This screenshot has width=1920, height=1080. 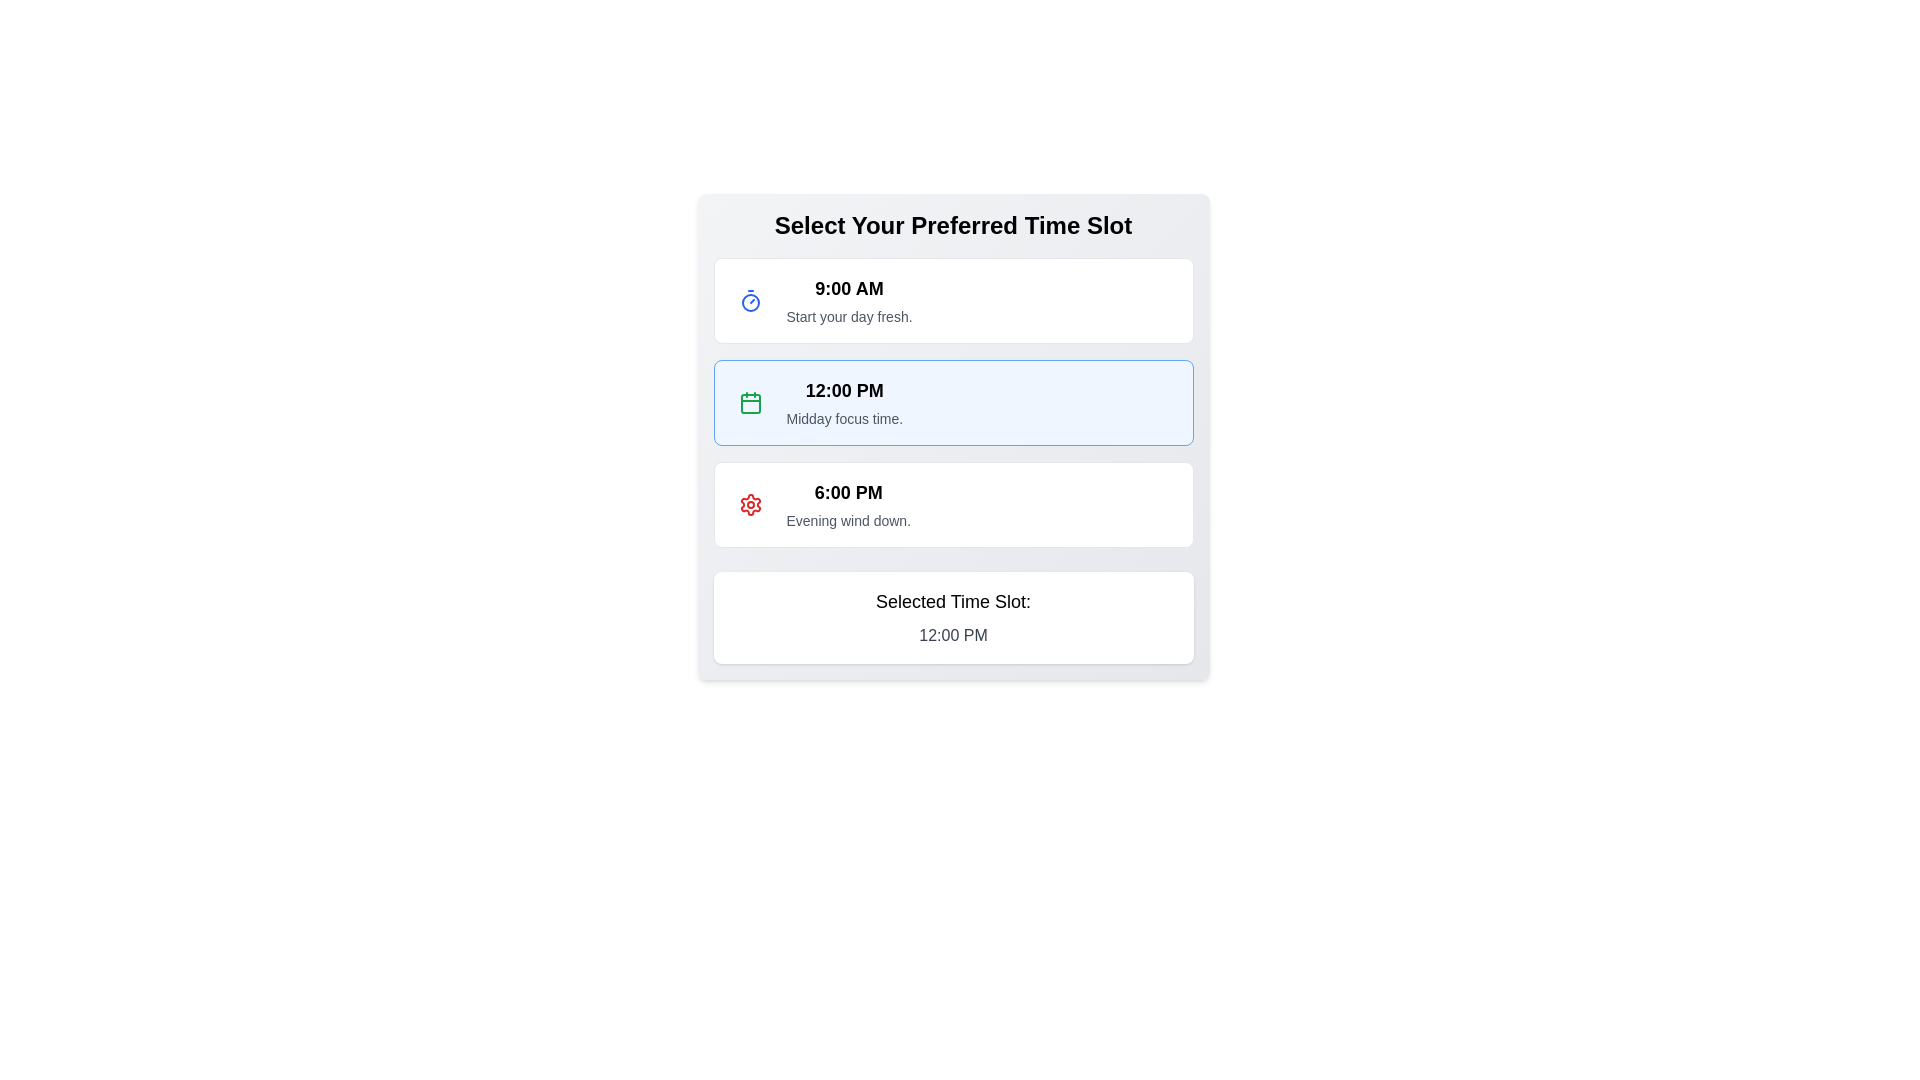 I want to click on the text label displaying the currently selected time, located in the 'Selected Time Slot' summary section below the 'Selected Time Slot:' label, so click(x=952, y=636).